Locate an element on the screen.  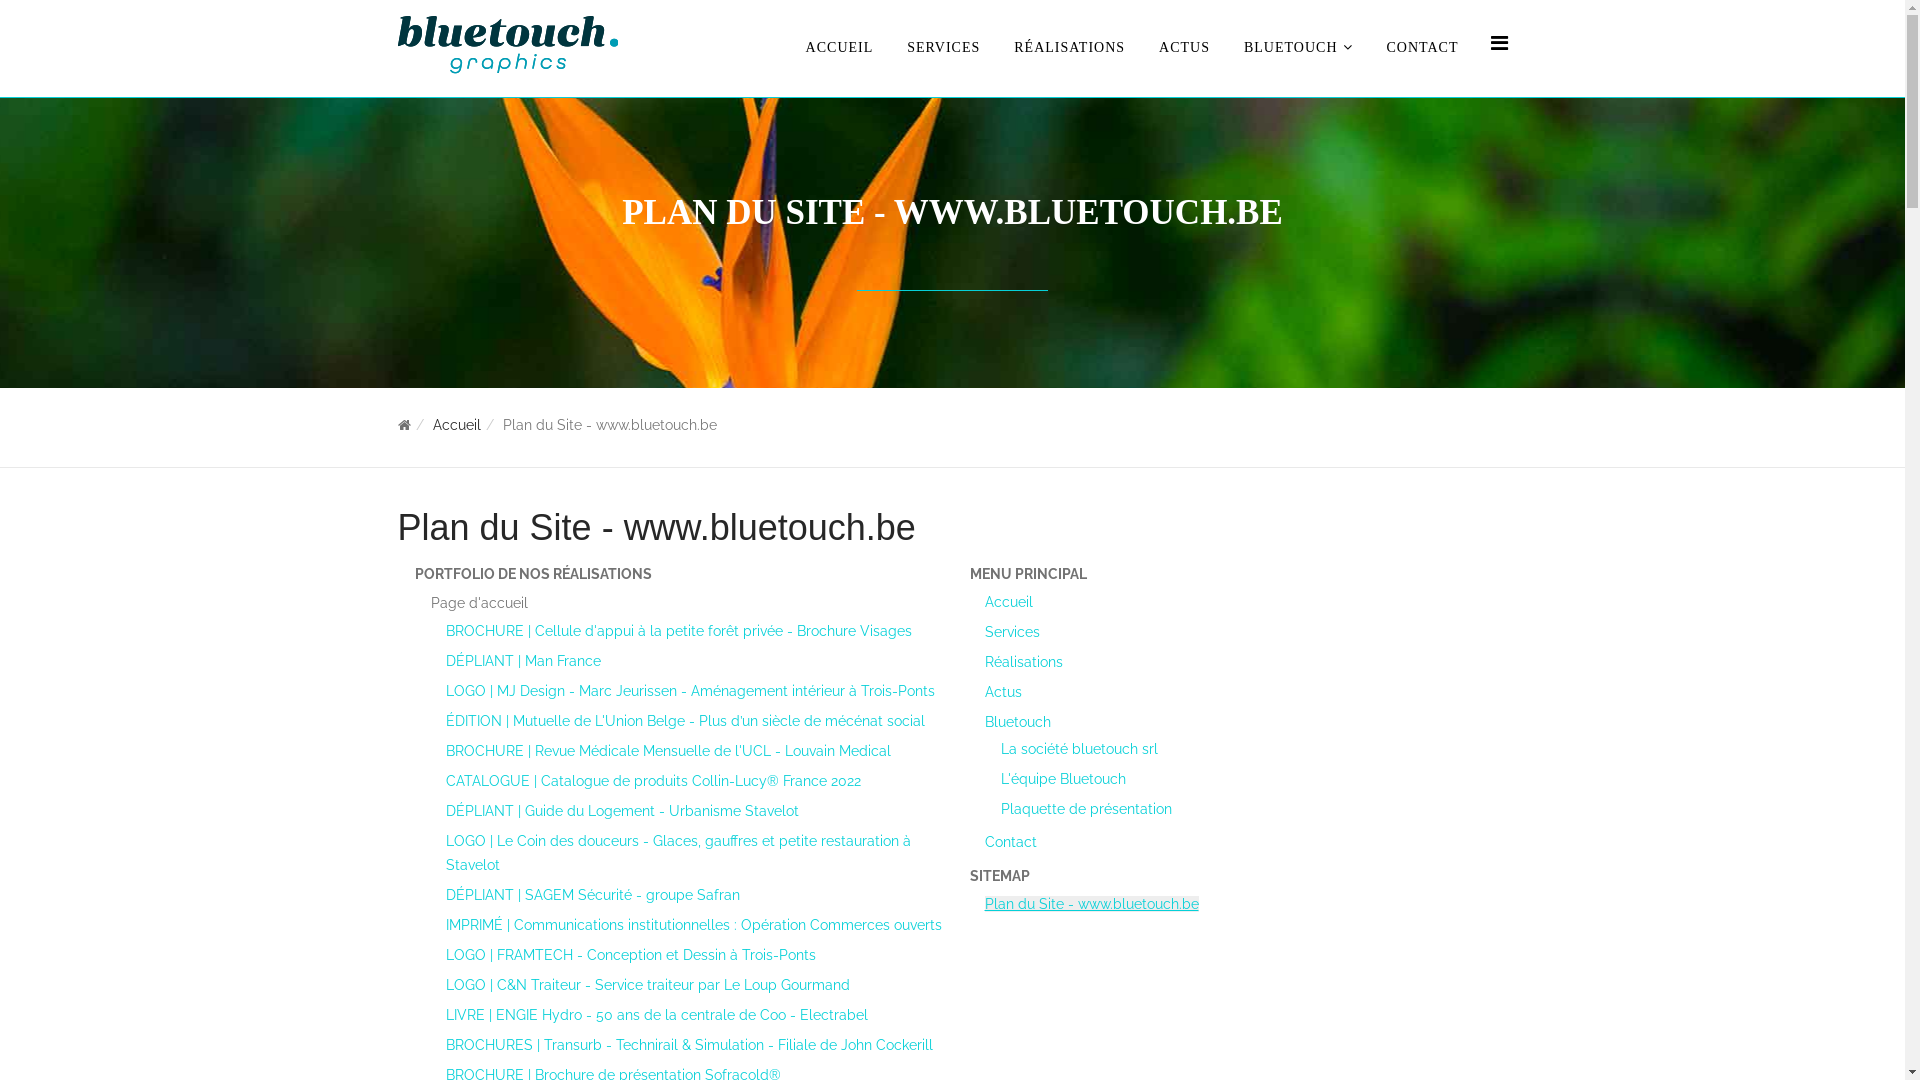
'BLUETOUCH' is located at coordinates (1298, 46).